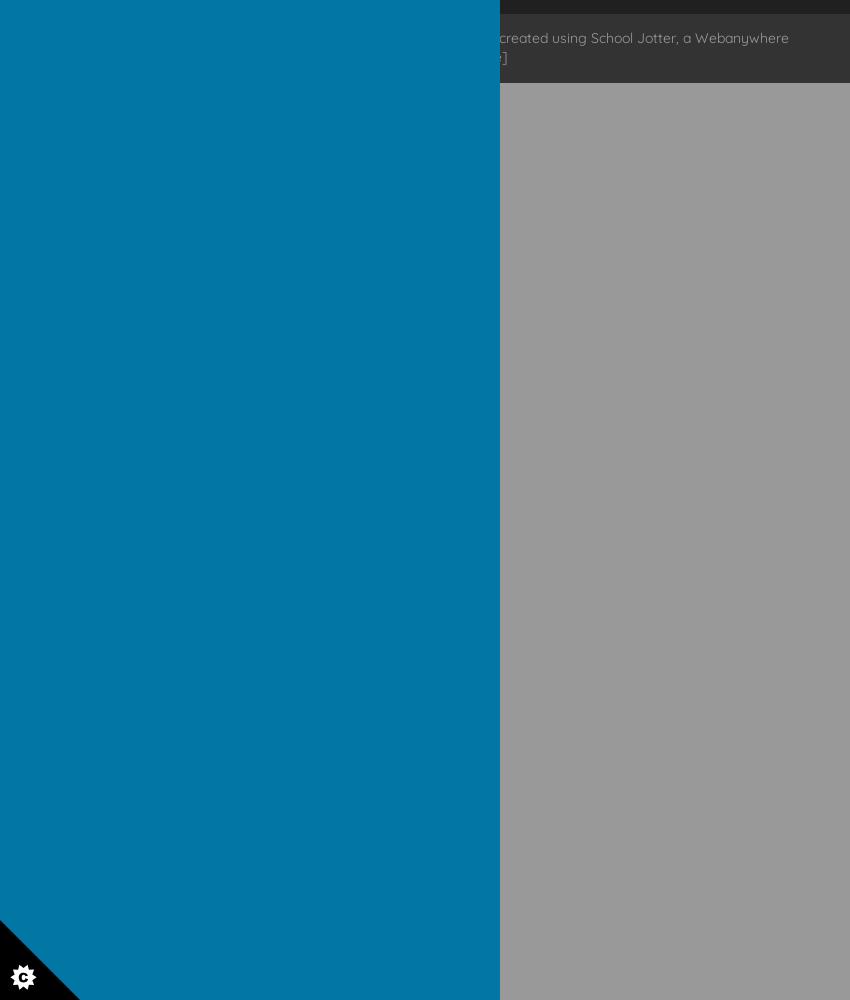 The image size is (850, 1000). What do you see at coordinates (384, 37) in the screenshot?
I see `'school website'` at bounding box center [384, 37].